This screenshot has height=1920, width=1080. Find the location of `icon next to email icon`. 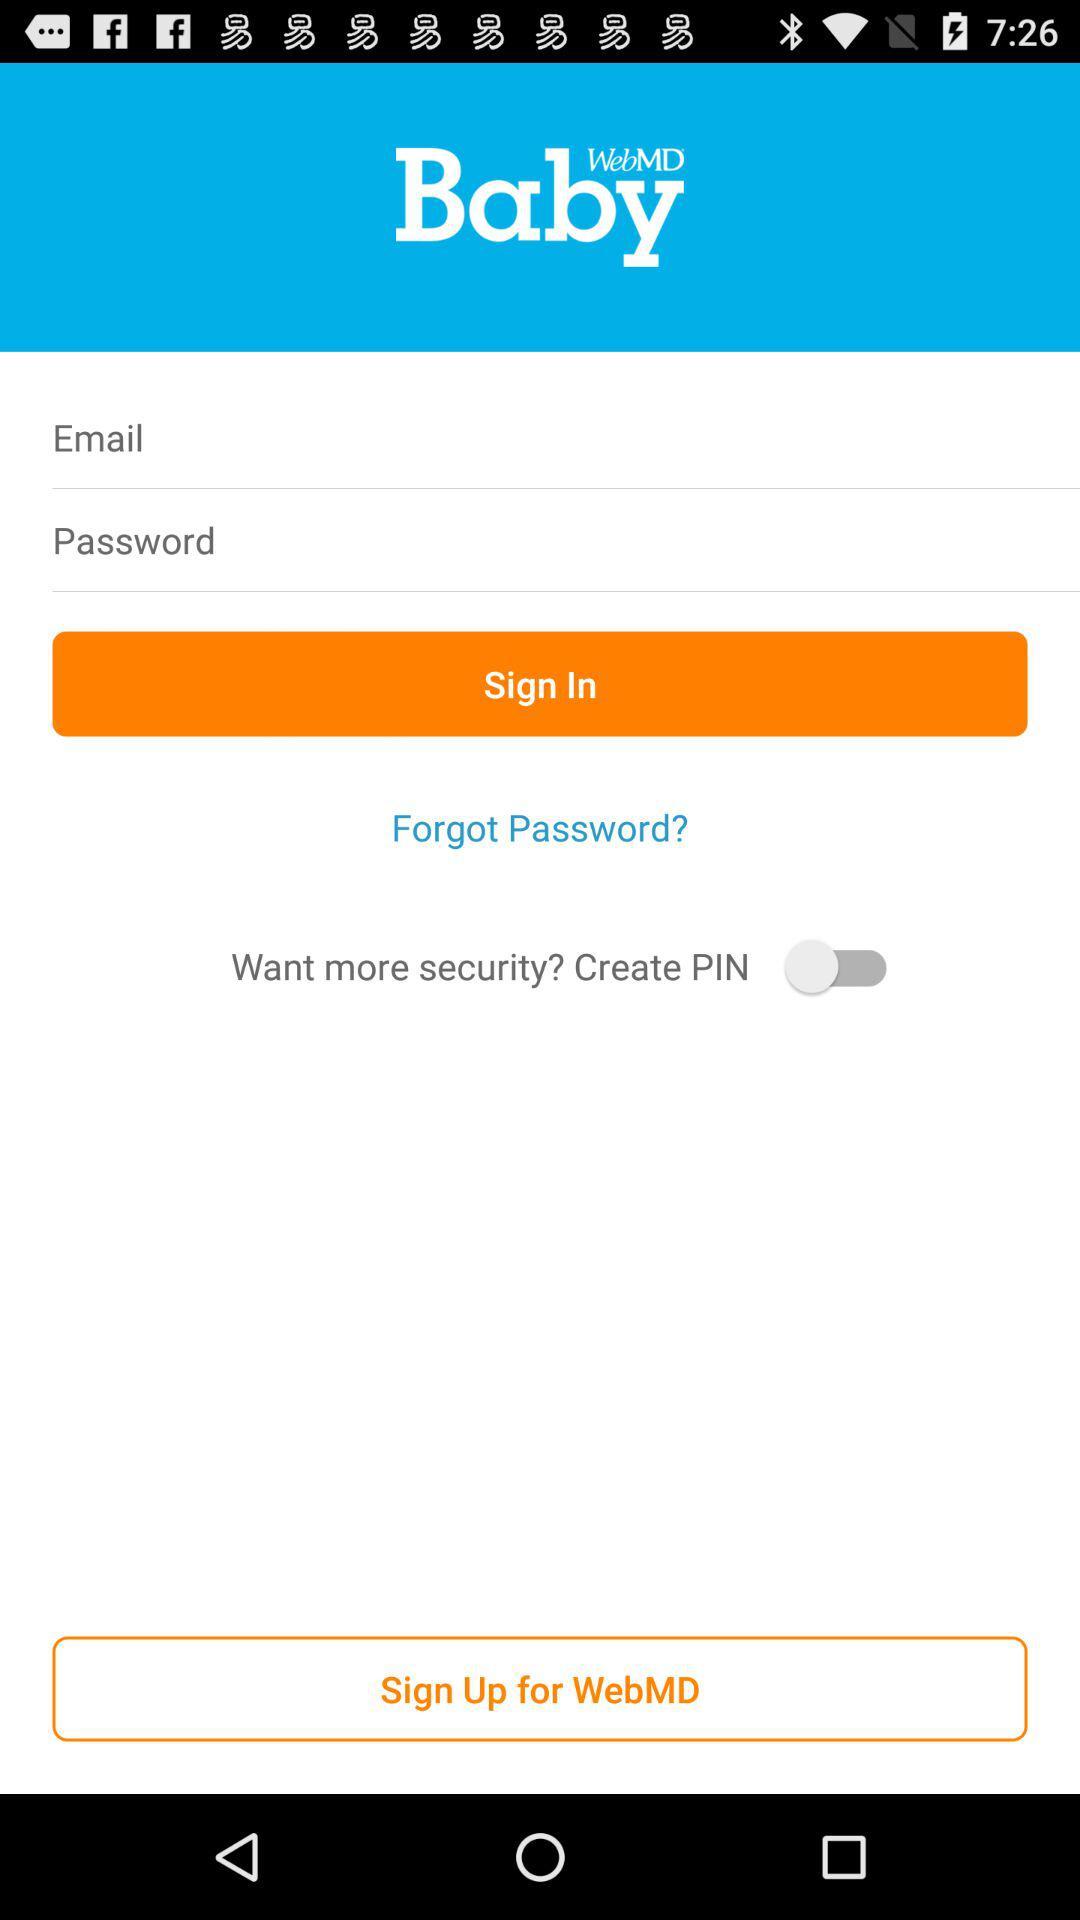

icon next to email icon is located at coordinates (668, 436).